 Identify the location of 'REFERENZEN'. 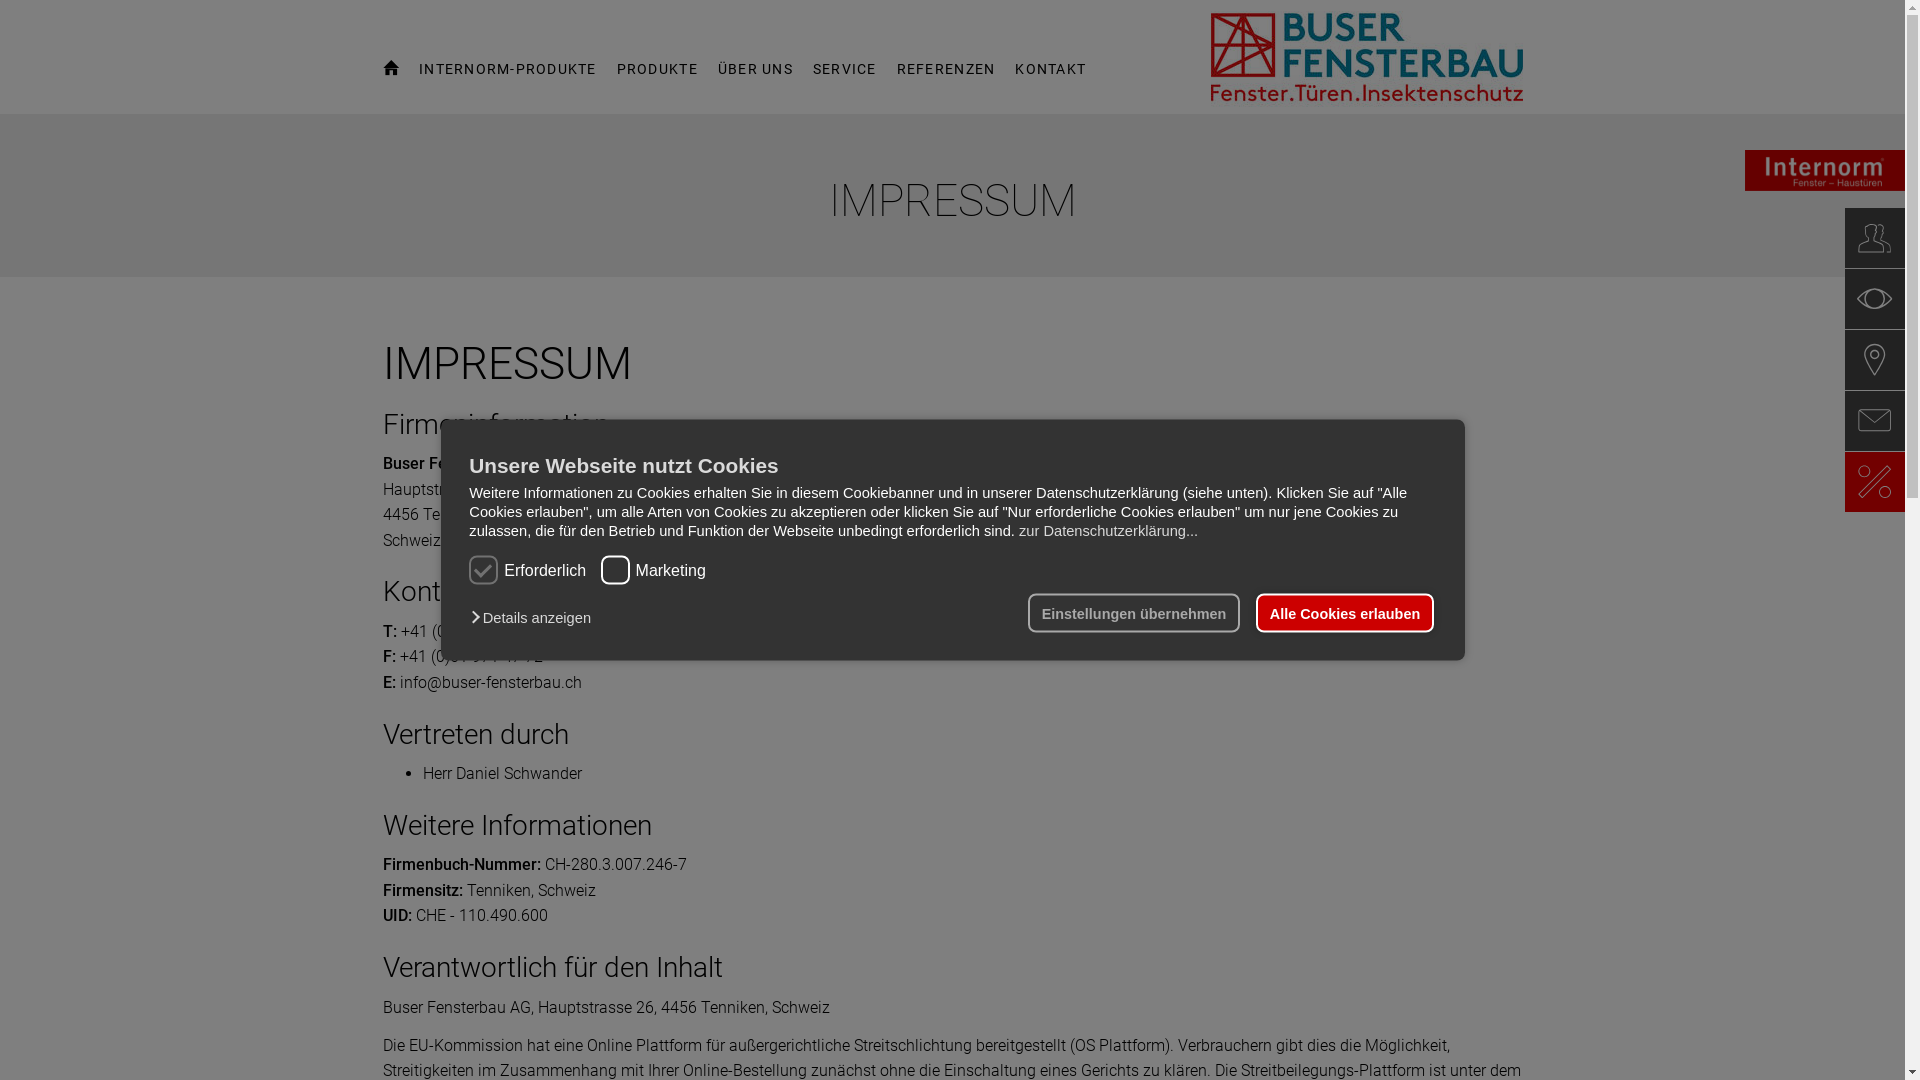
(896, 77).